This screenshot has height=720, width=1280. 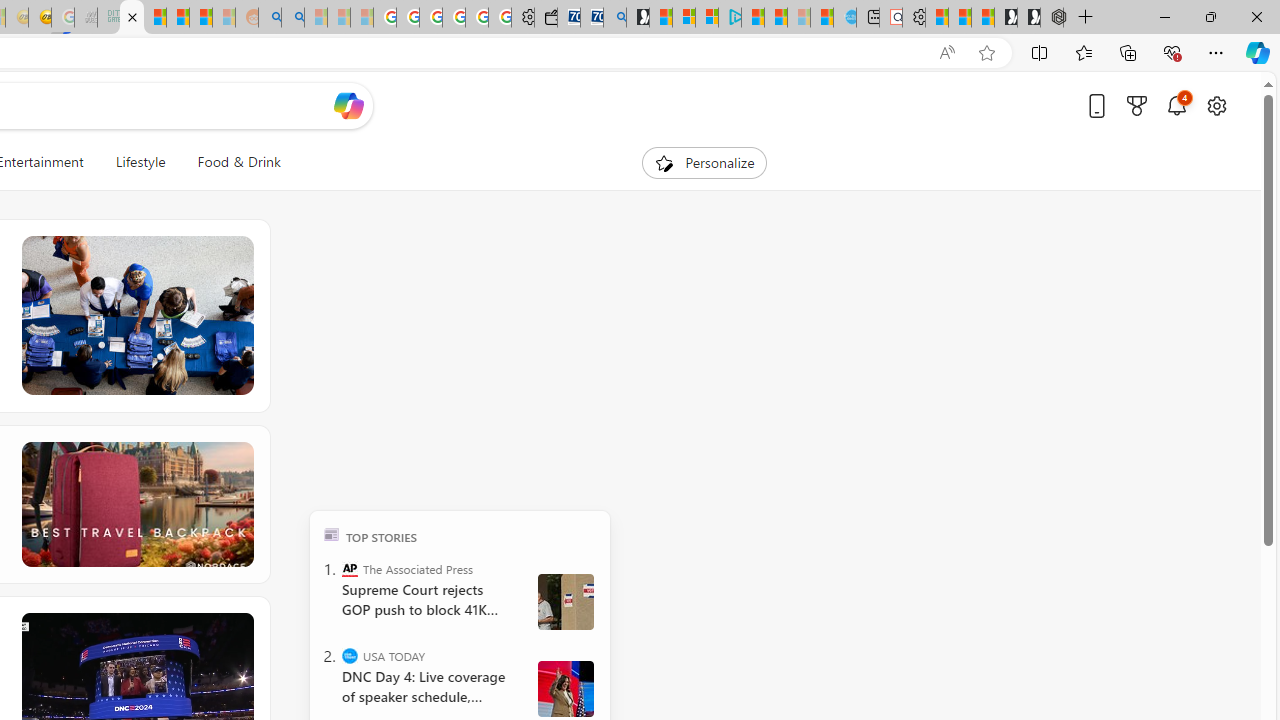 What do you see at coordinates (332, 533) in the screenshot?
I see `'TOP'` at bounding box center [332, 533].